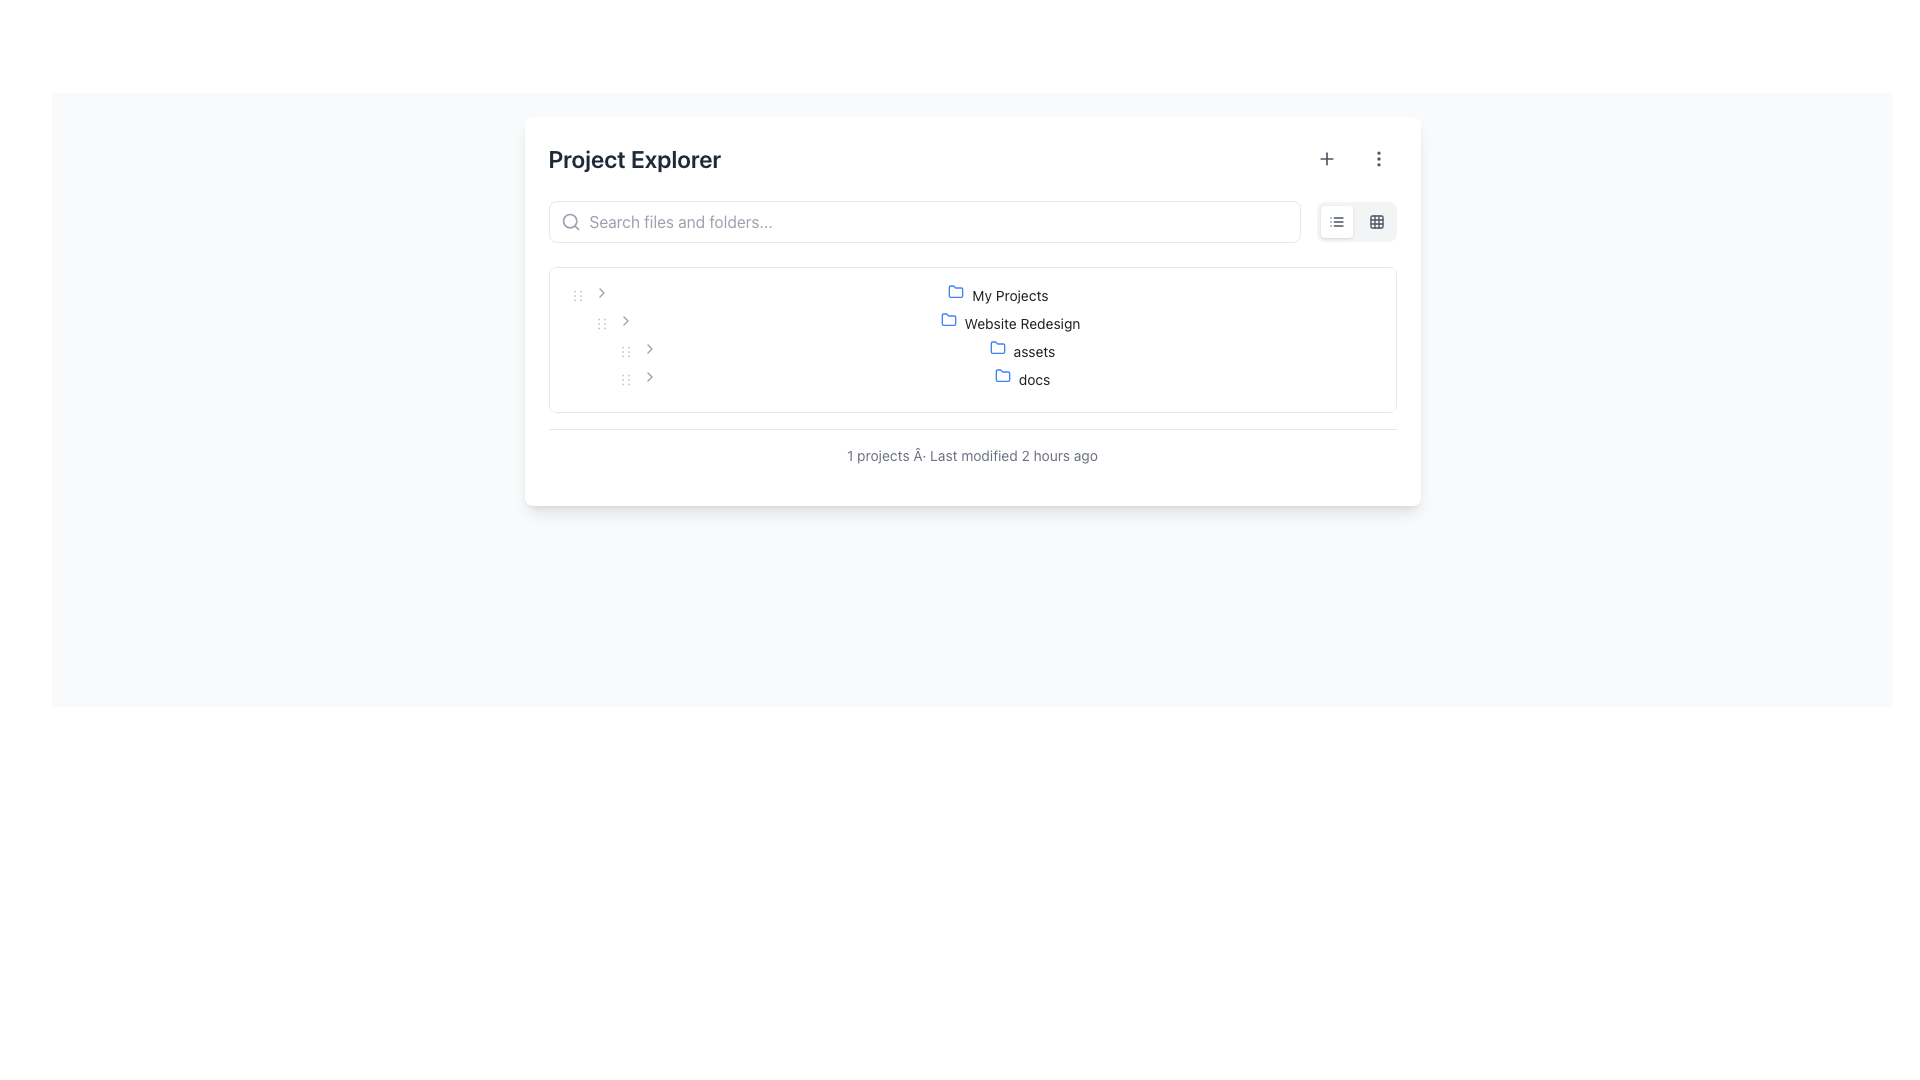  I want to click on the icon located in the top-right section of the 'Project Explorer' interface, adjacent to a '+' icon, so click(1377, 157).